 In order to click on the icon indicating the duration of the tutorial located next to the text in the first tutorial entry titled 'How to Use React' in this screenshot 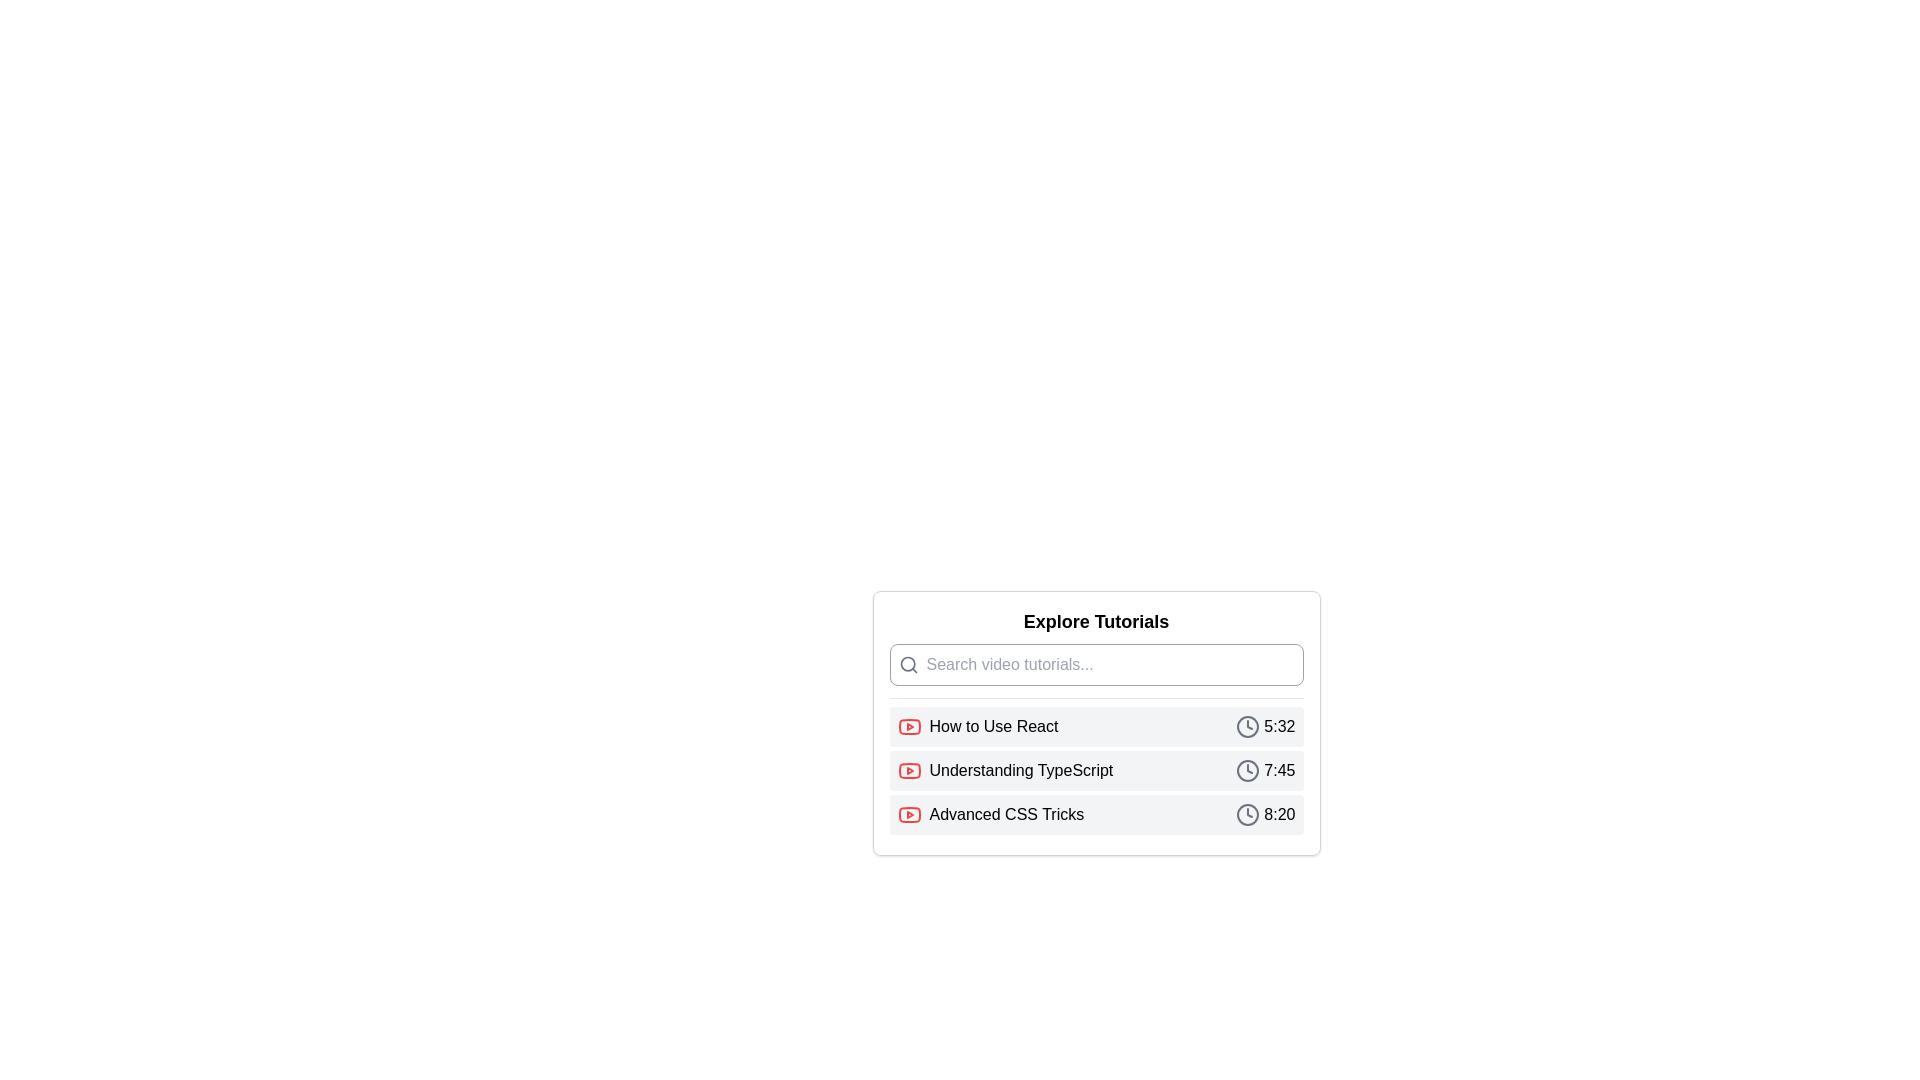, I will do `click(1264, 726)`.